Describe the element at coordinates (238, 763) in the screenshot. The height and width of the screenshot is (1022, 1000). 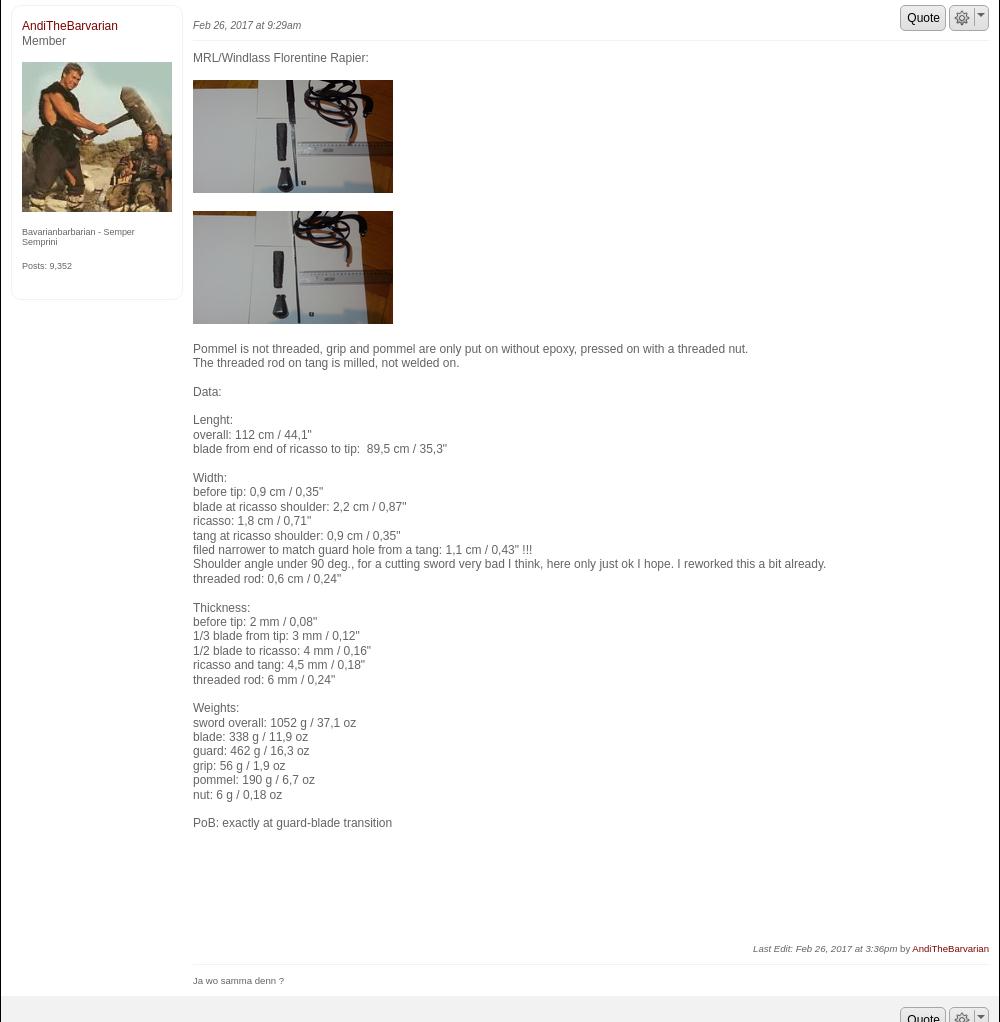
I see `'grip: 56 g / 1,9 oz'` at that location.